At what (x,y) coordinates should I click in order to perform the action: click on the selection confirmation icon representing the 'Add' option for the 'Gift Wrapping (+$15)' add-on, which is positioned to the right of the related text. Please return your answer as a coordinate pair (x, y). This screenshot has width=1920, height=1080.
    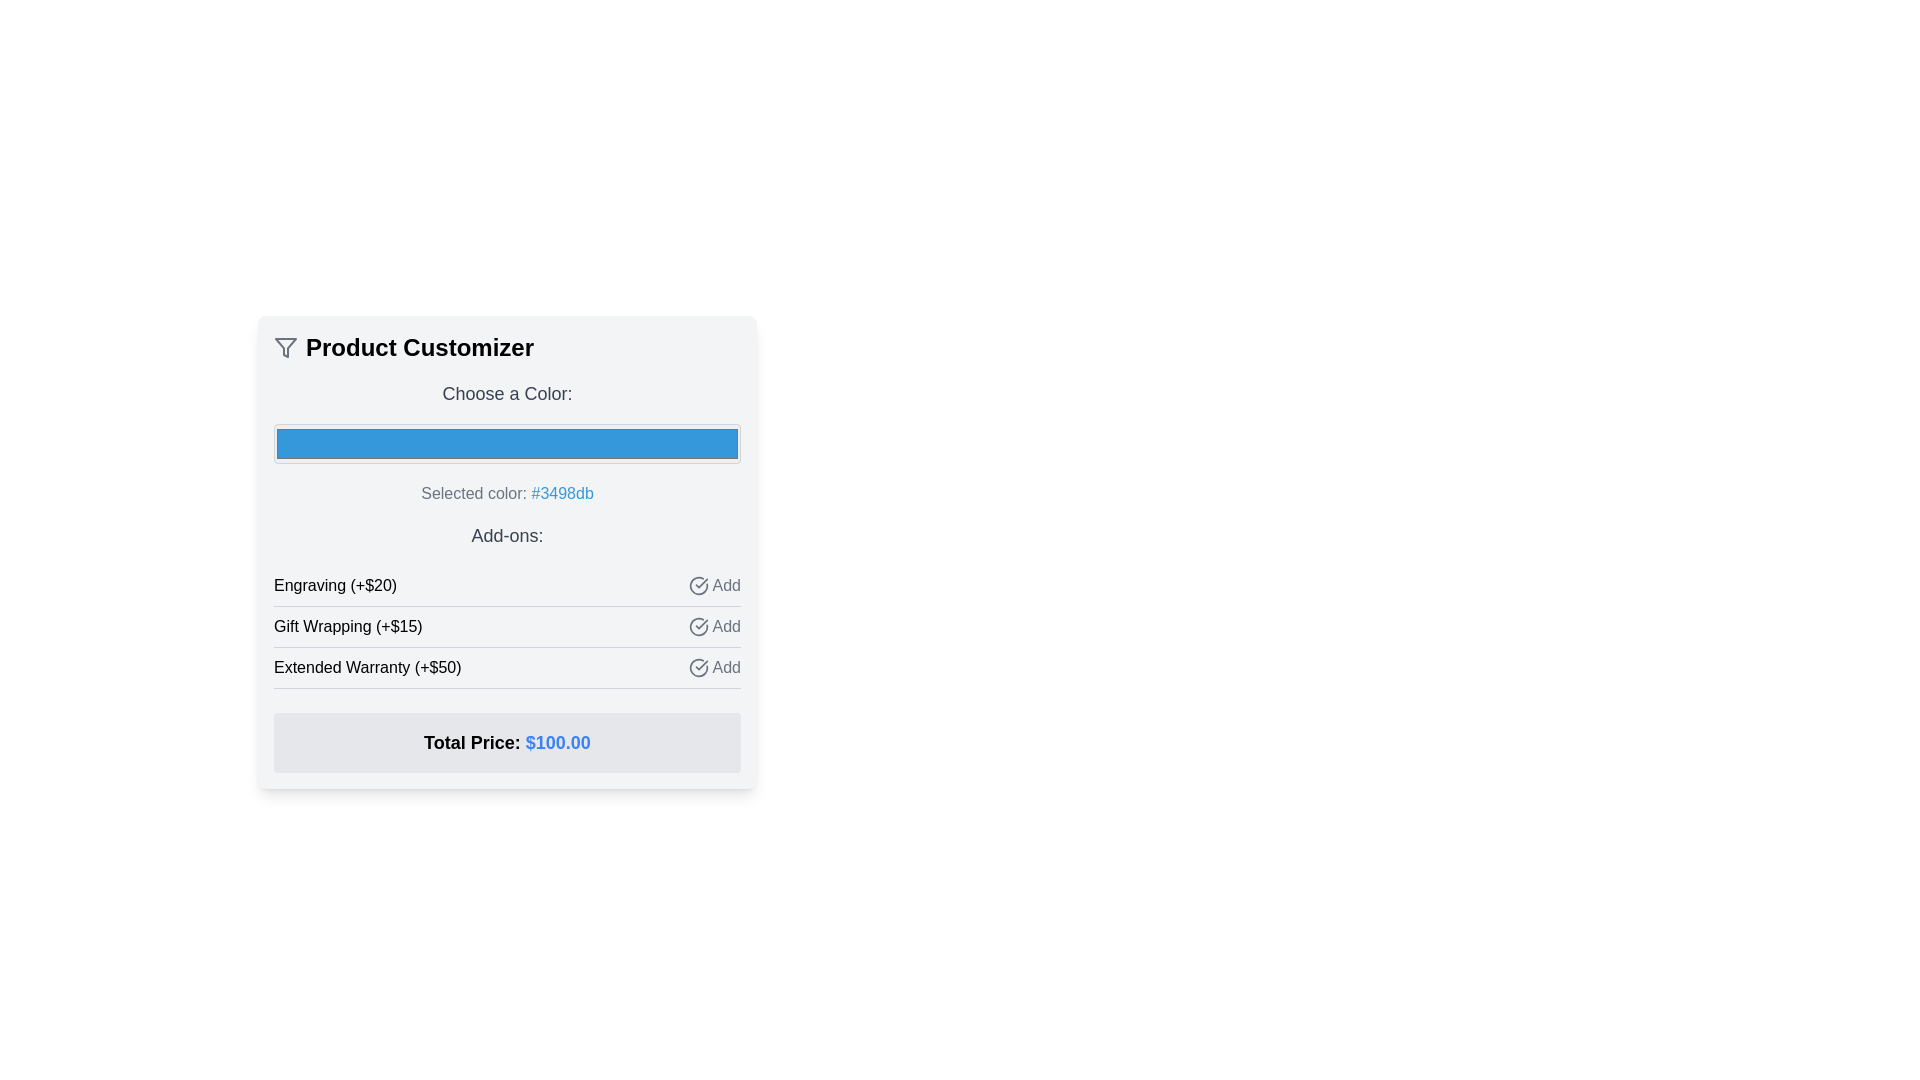
    Looking at the image, I should click on (698, 626).